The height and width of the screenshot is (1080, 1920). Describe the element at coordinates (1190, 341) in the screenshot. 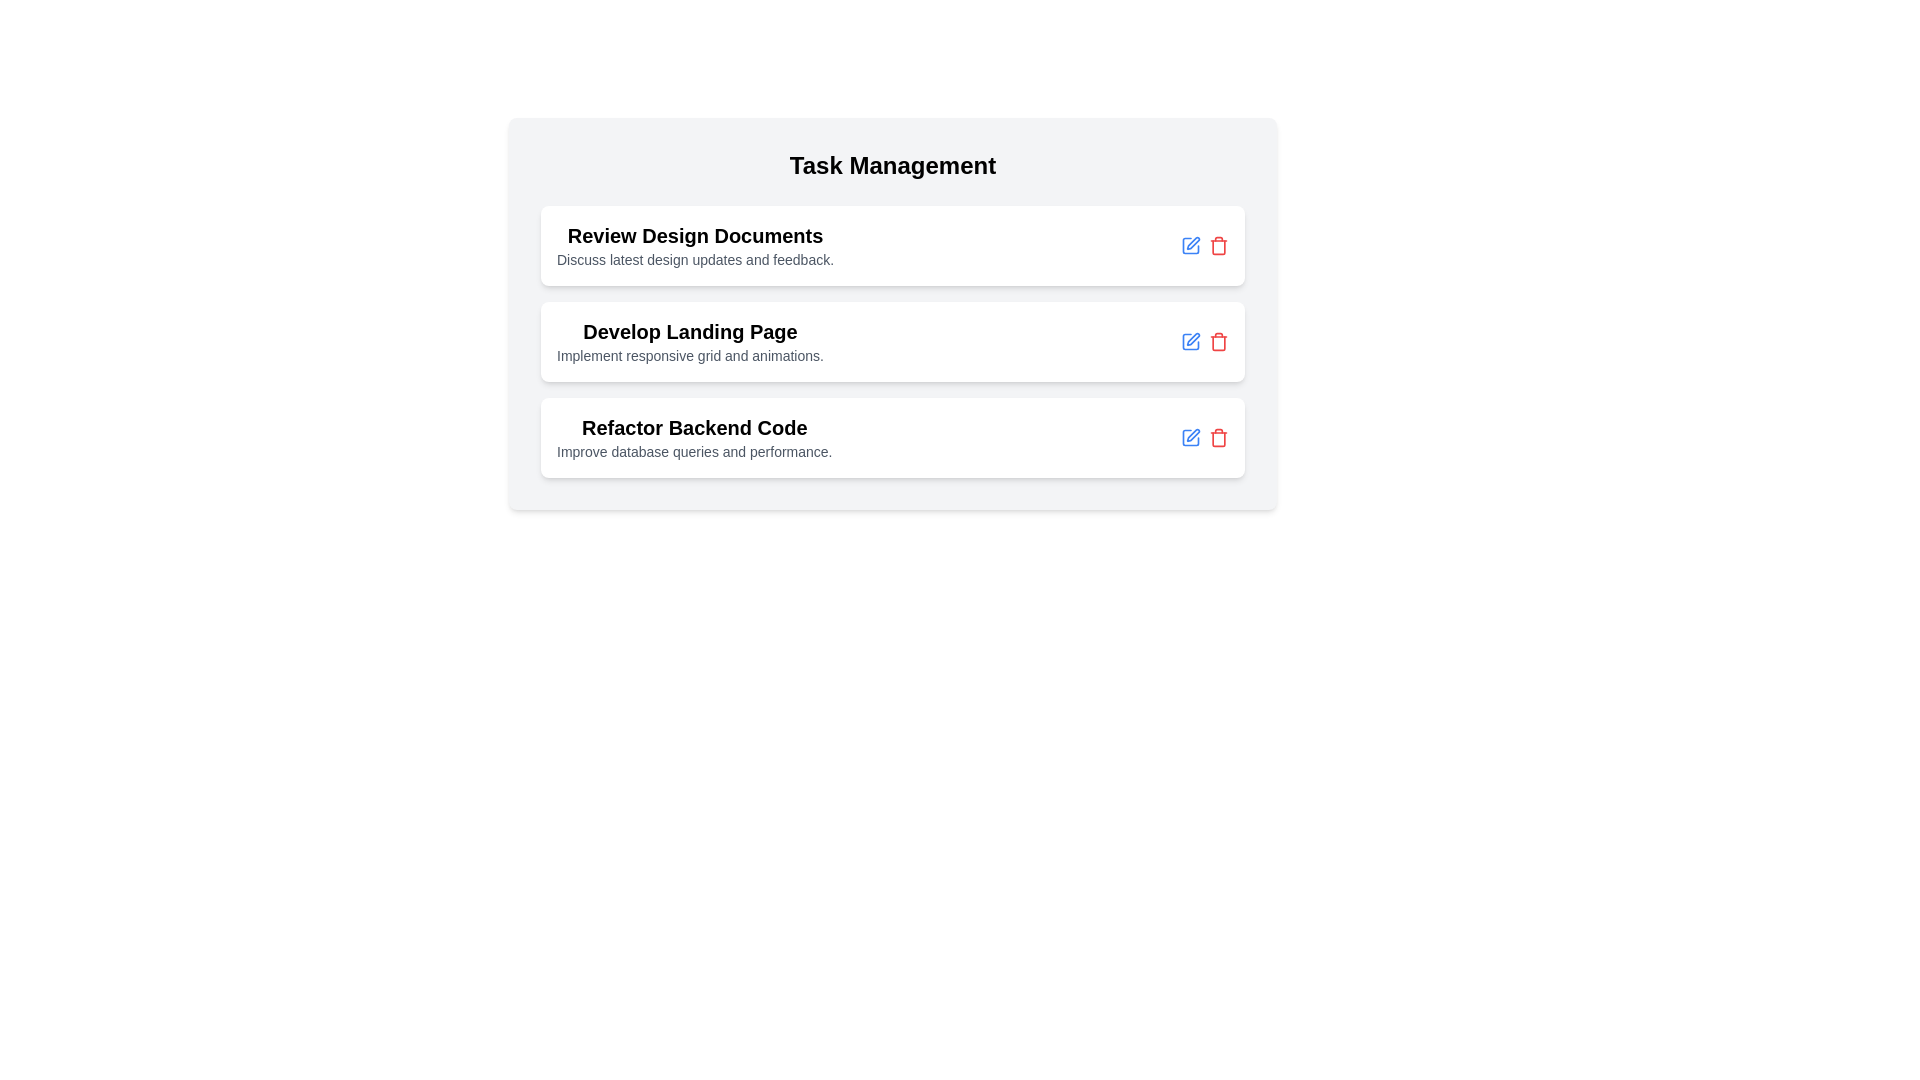

I see `the blue edit icon button, resembling a pen or pencil, located` at that location.